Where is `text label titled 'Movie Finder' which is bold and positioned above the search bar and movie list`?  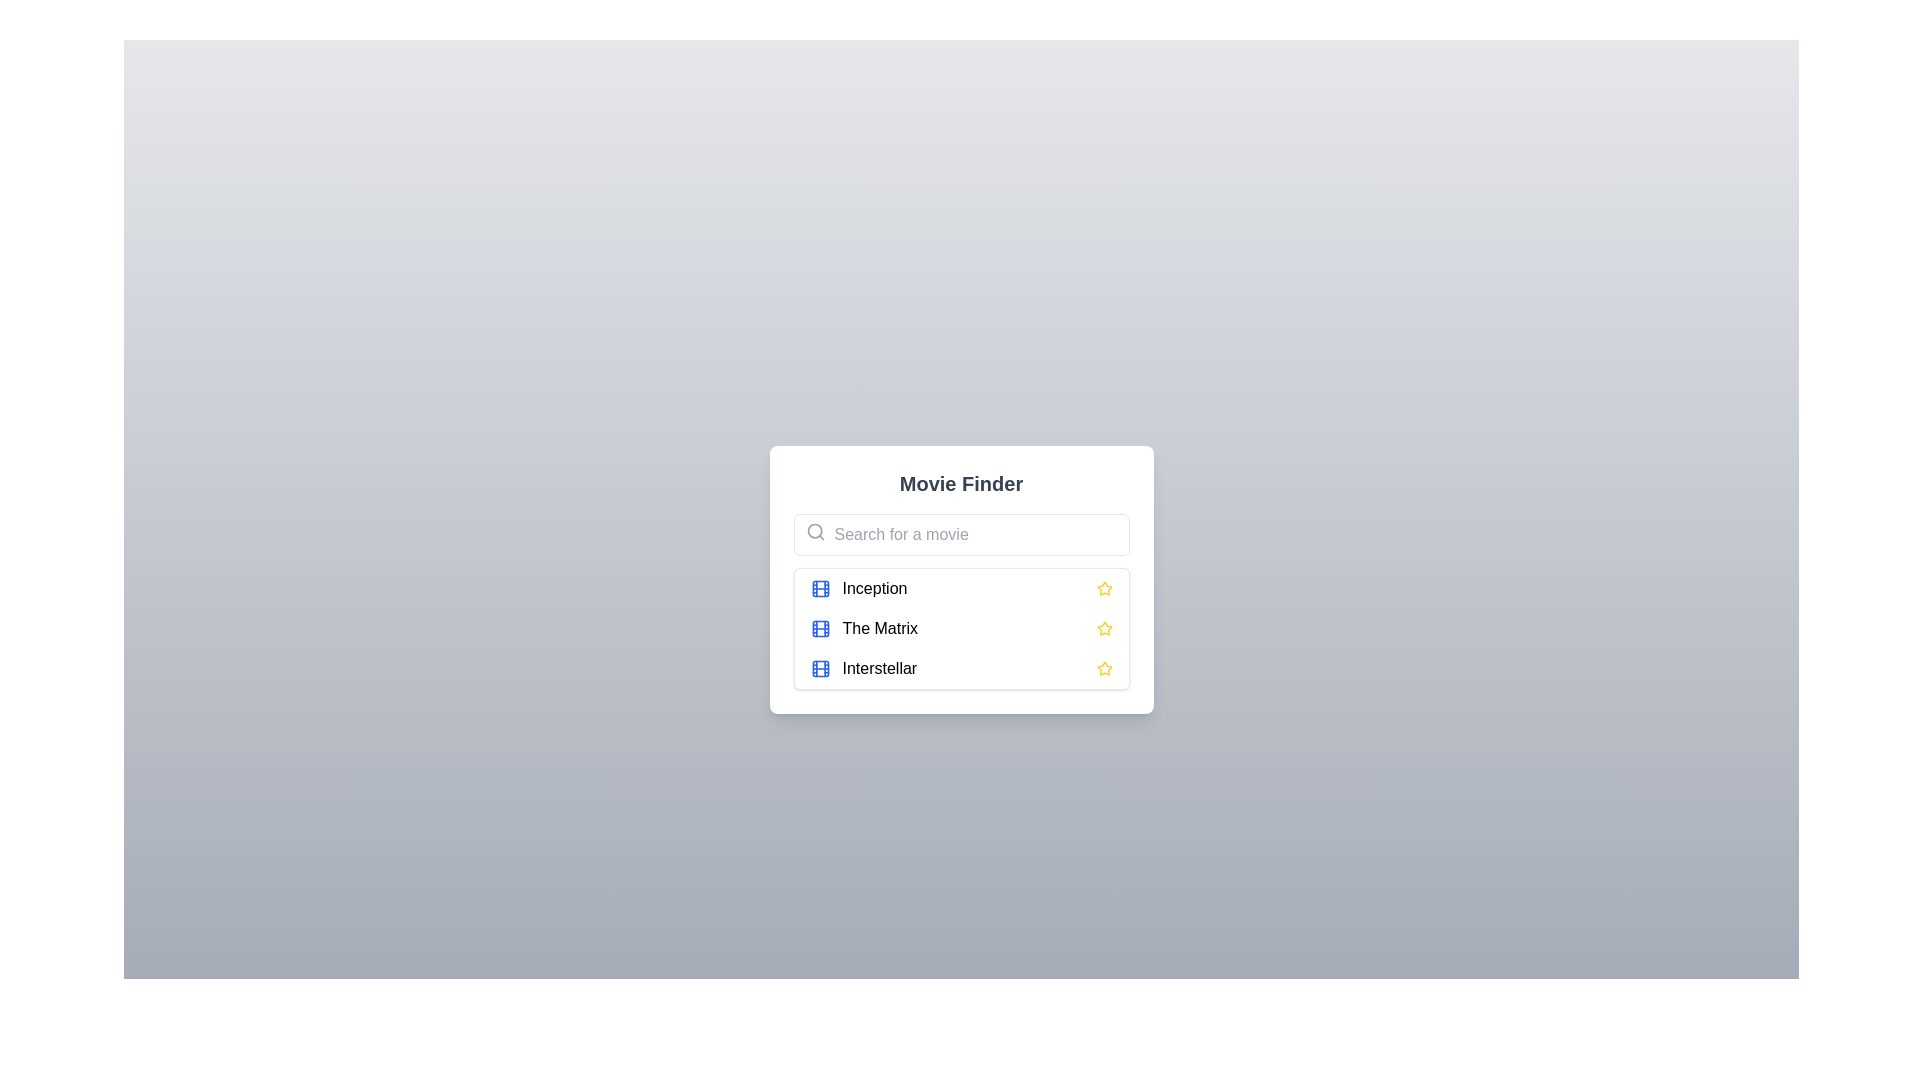 text label titled 'Movie Finder' which is bold and positioned above the search bar and movie list is located at coordinates (961, 483).